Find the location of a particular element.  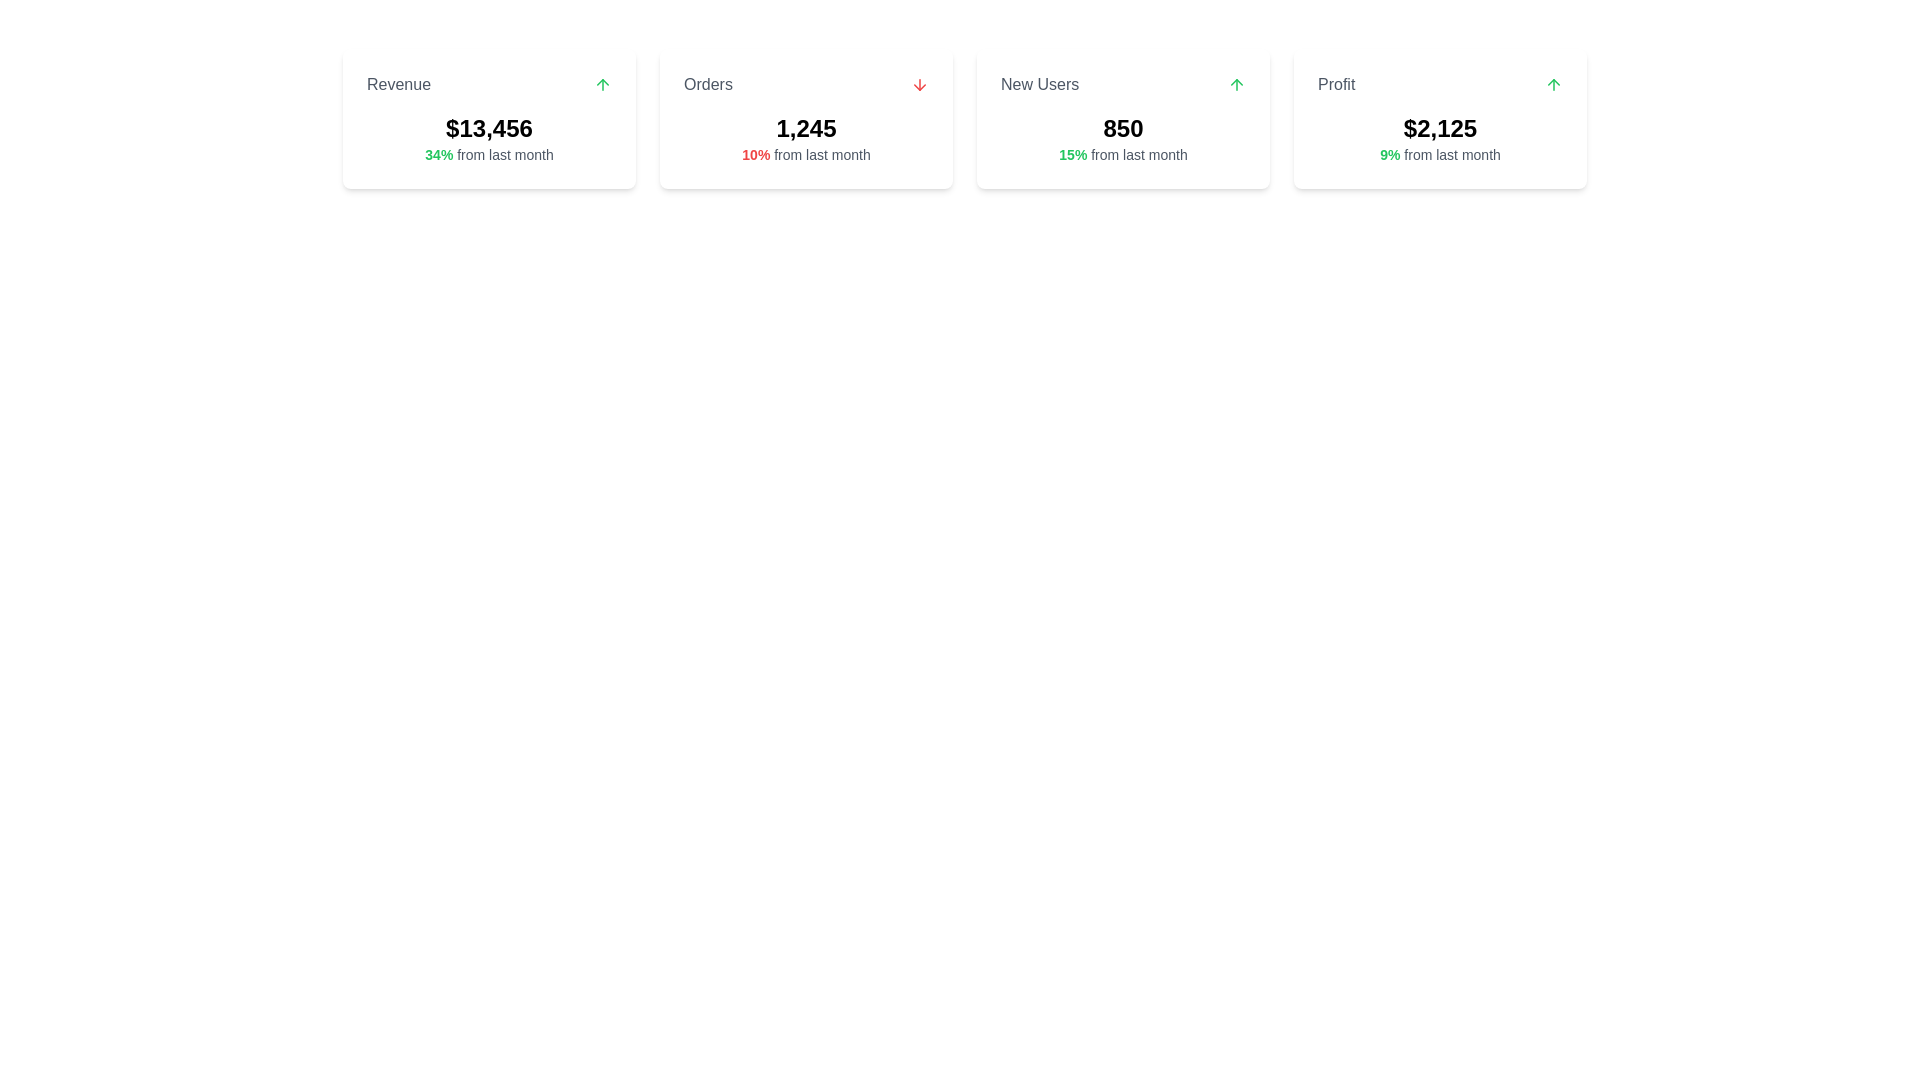

the 'Orders' text label, which is styled in gray and bold font, located at the top-left of the second card in a horizontal row is located at coordinates (708, 83).